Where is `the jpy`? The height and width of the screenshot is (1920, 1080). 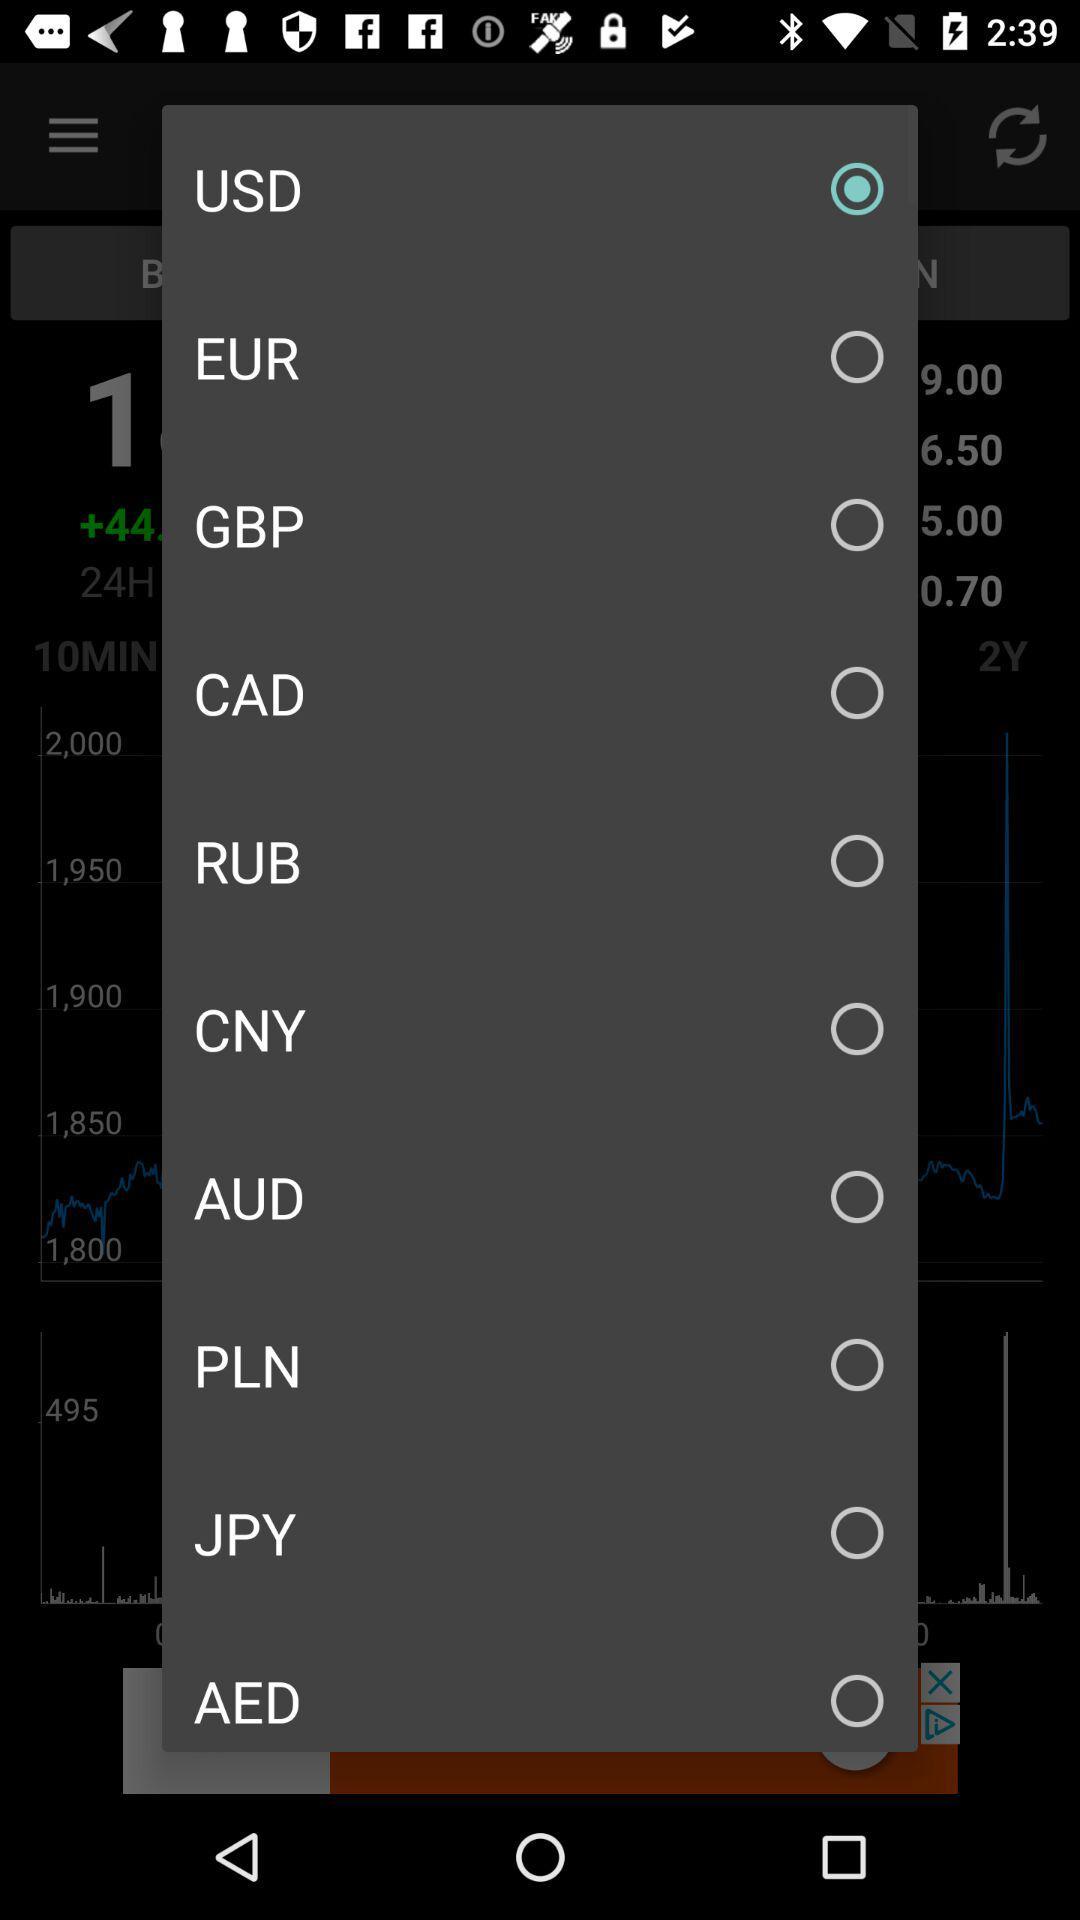
the jpy is located at coordinates (540, 1531).